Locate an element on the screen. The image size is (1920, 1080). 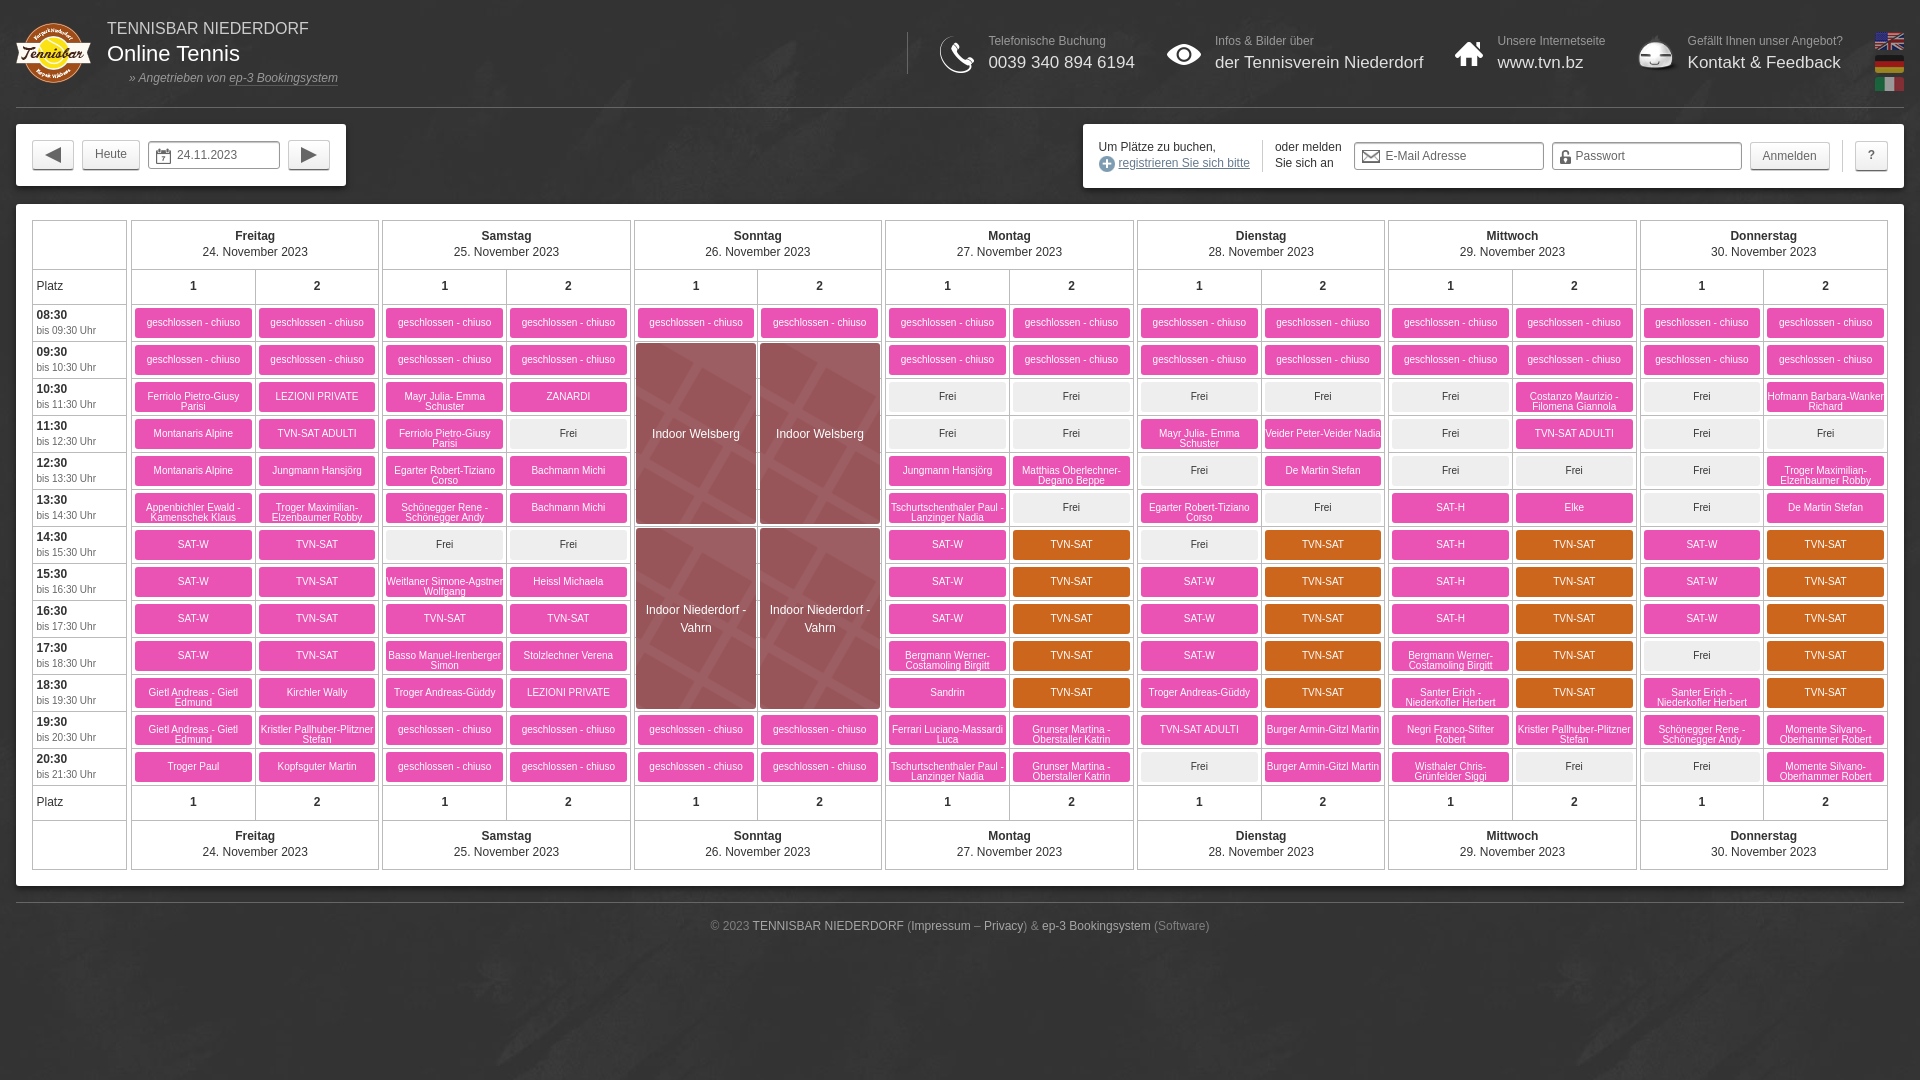
'Ferriolo Pietro-Giusy Parisi' is located at coordinates (133, 397).